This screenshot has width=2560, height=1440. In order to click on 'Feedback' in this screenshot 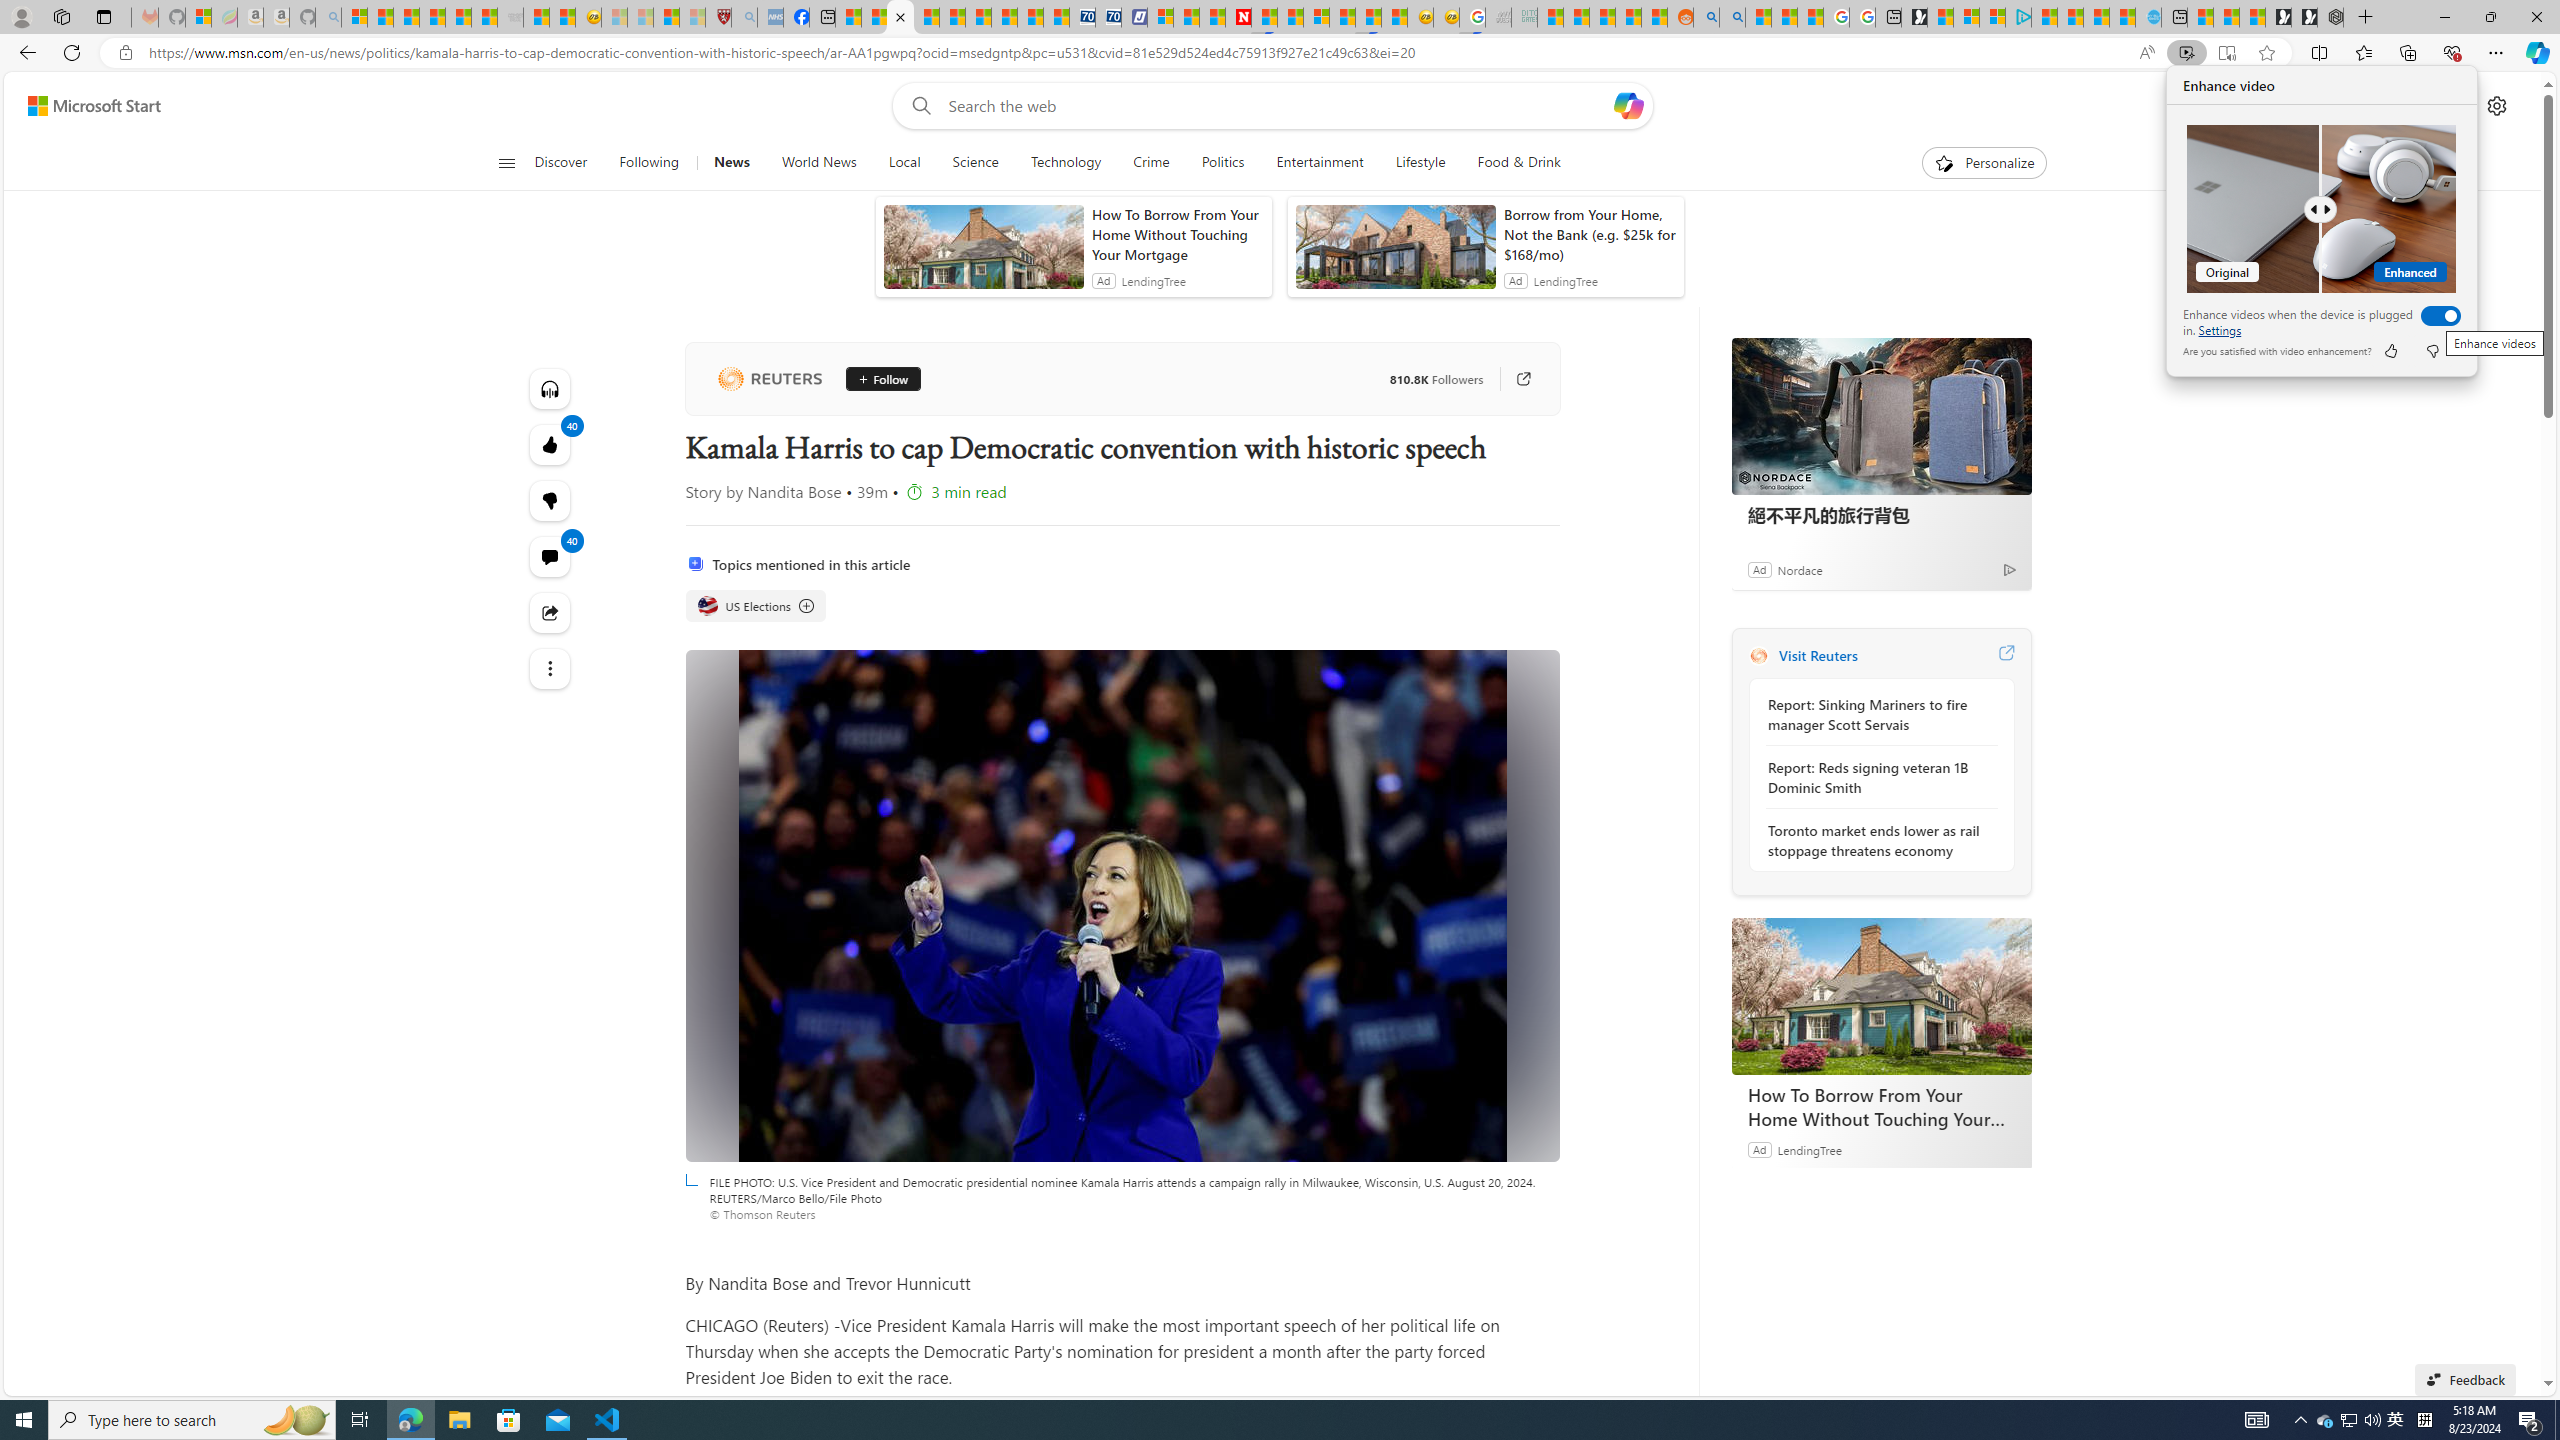, I will do `click(2465, 1378)`.